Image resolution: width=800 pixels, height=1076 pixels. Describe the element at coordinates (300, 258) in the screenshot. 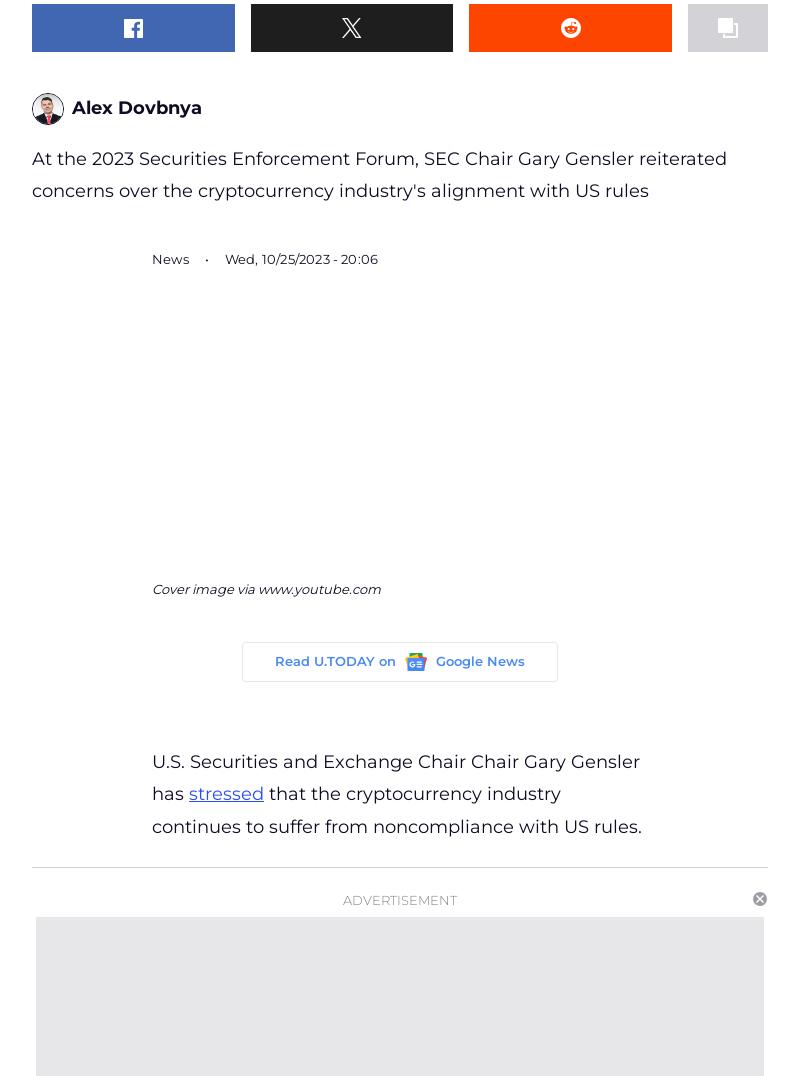

I see `'Wed, 10/25/2023 - 20:06'` at that location.